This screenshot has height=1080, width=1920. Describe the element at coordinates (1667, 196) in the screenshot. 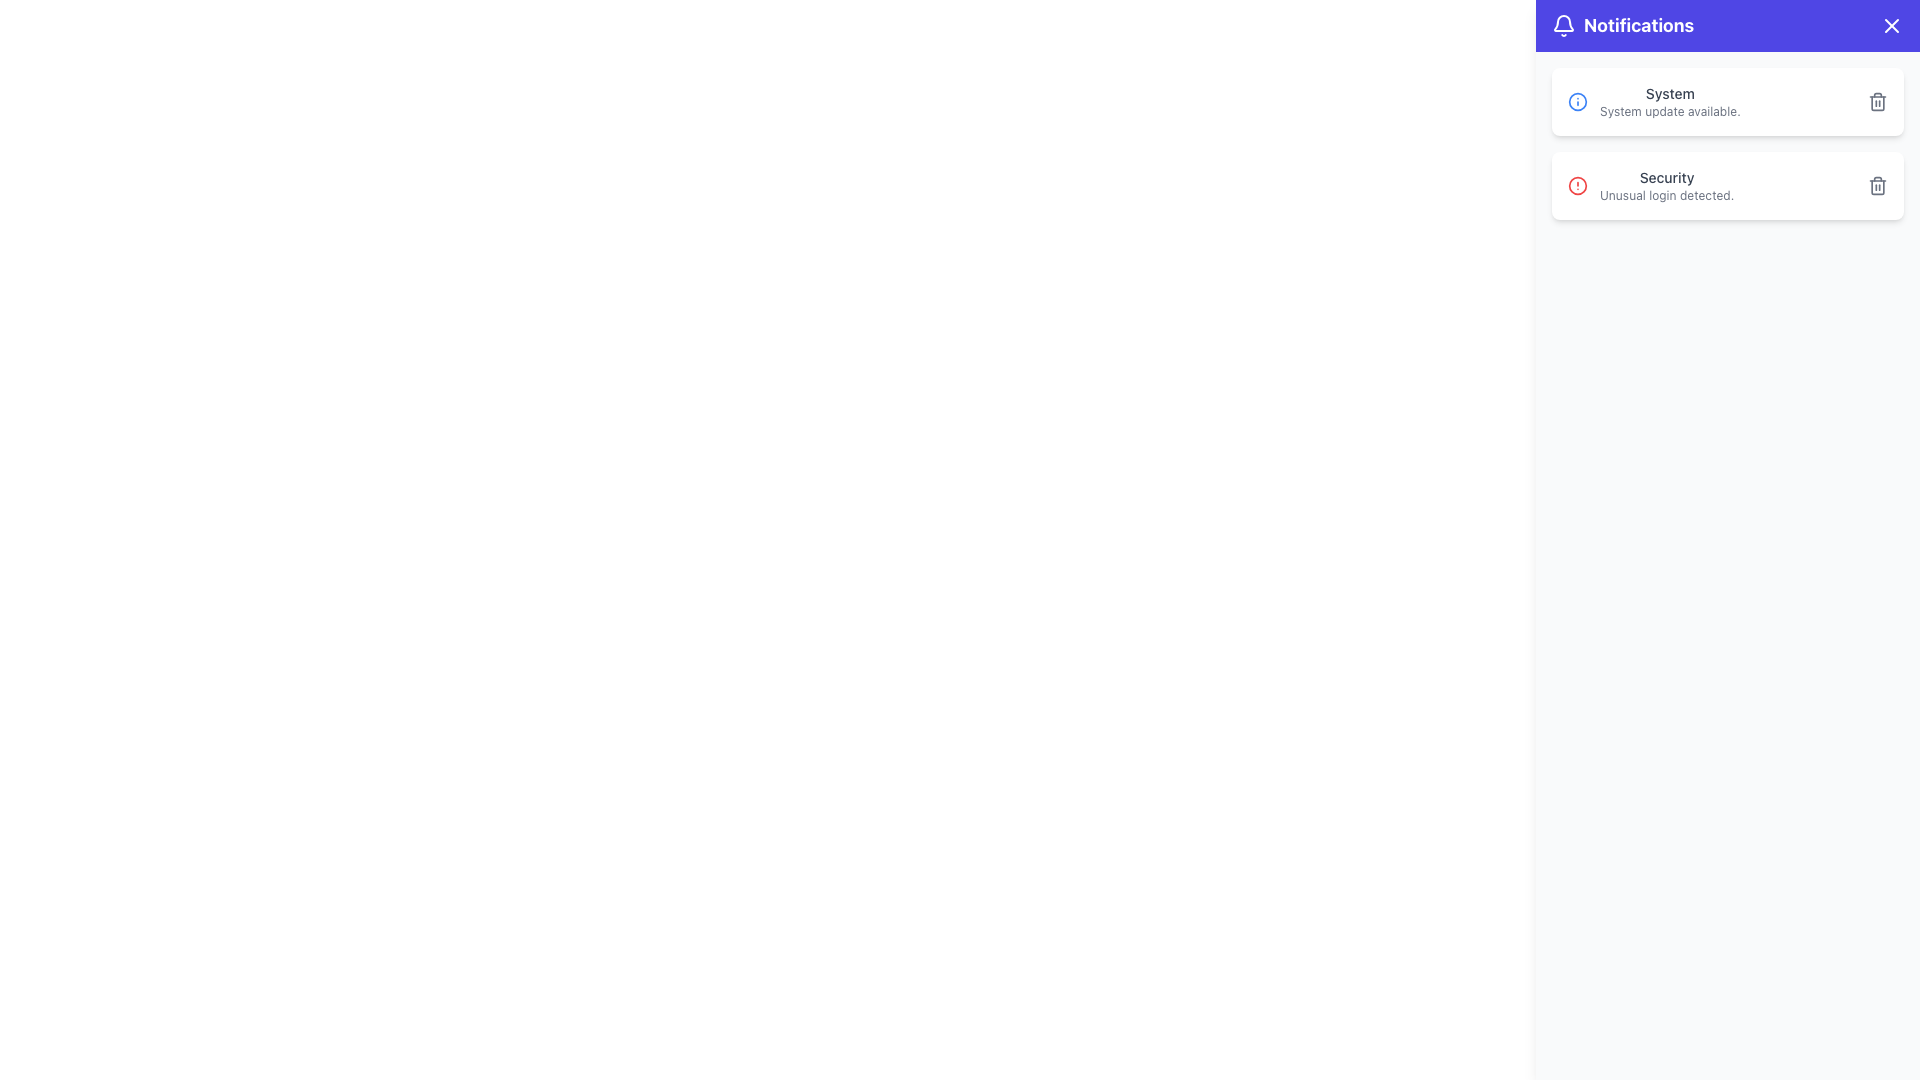

I see `the text label component that displays the message 'Unusual login detected.' located within the 'Security' notification card, positioned directly beneath the header text 'Security.'` at that location.